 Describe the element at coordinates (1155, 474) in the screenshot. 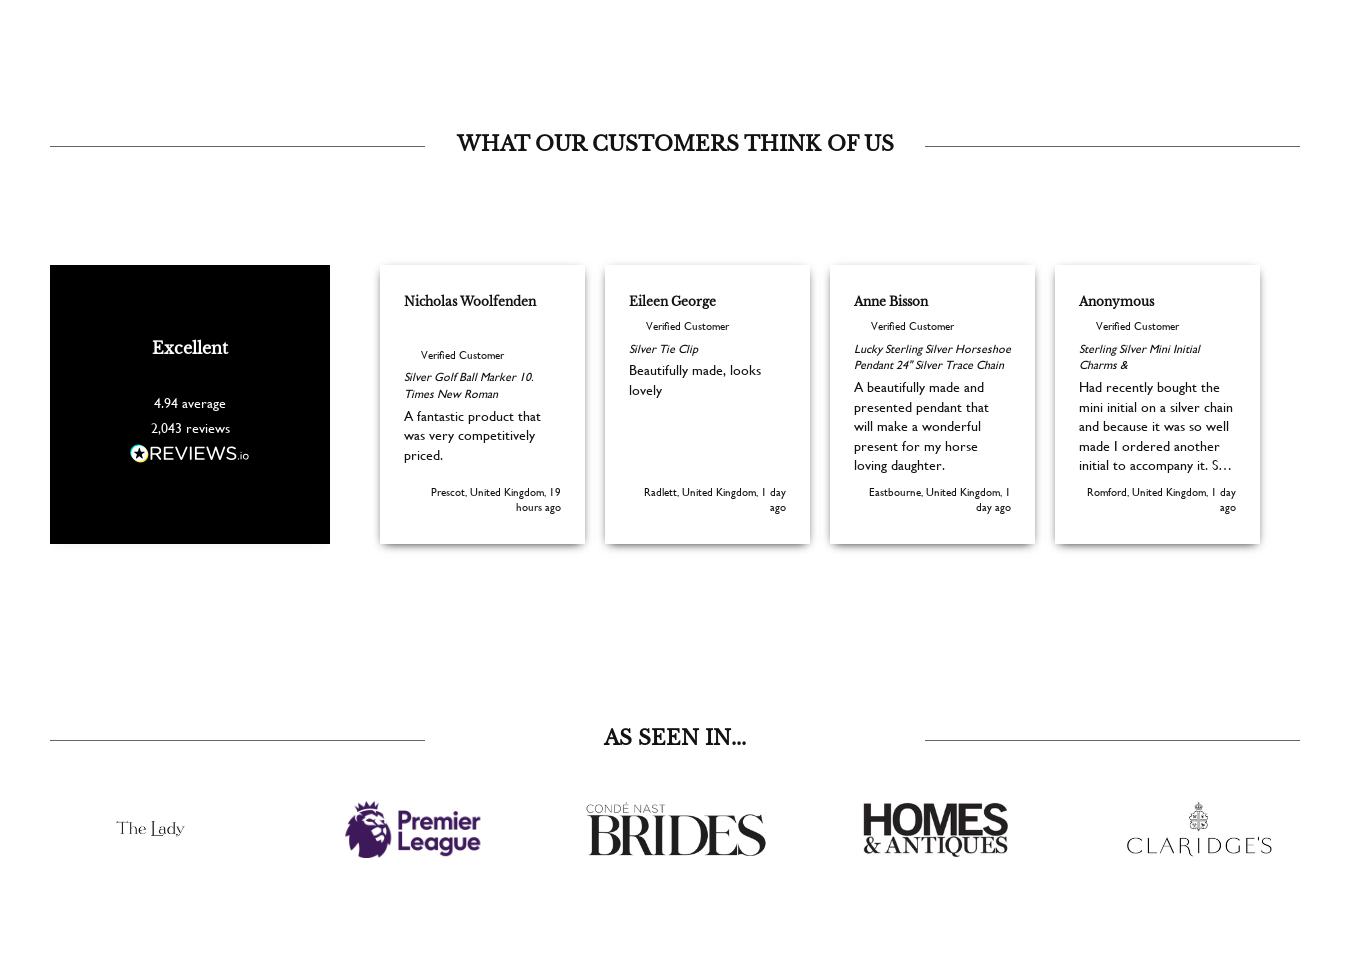

I see `'Had recently bought the mini initial on a silver chain and because it was so well made I ordered another initial to accompany it. So cute. The delivery was earlier than expected.'` at that location.